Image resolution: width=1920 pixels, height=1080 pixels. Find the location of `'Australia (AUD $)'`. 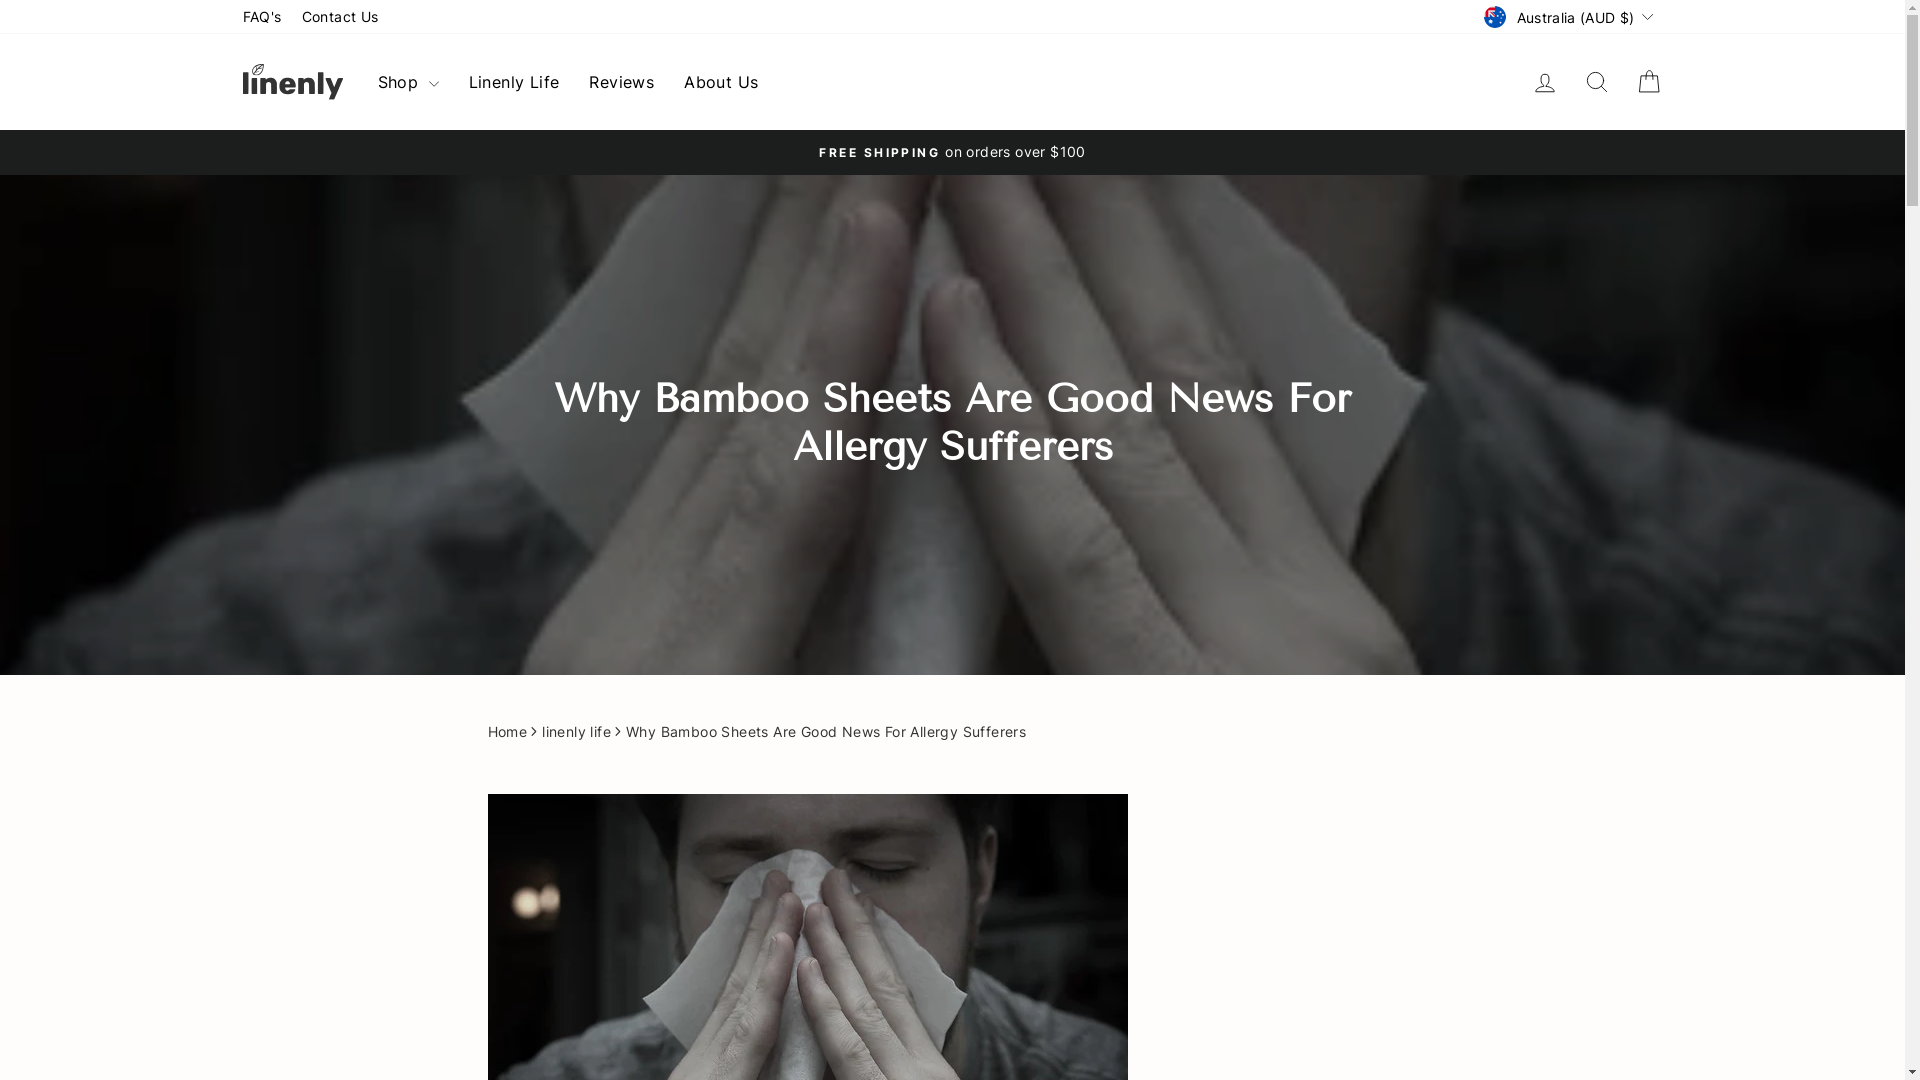

'Australia (AUD $)' is located at coordinates (1569, 16).